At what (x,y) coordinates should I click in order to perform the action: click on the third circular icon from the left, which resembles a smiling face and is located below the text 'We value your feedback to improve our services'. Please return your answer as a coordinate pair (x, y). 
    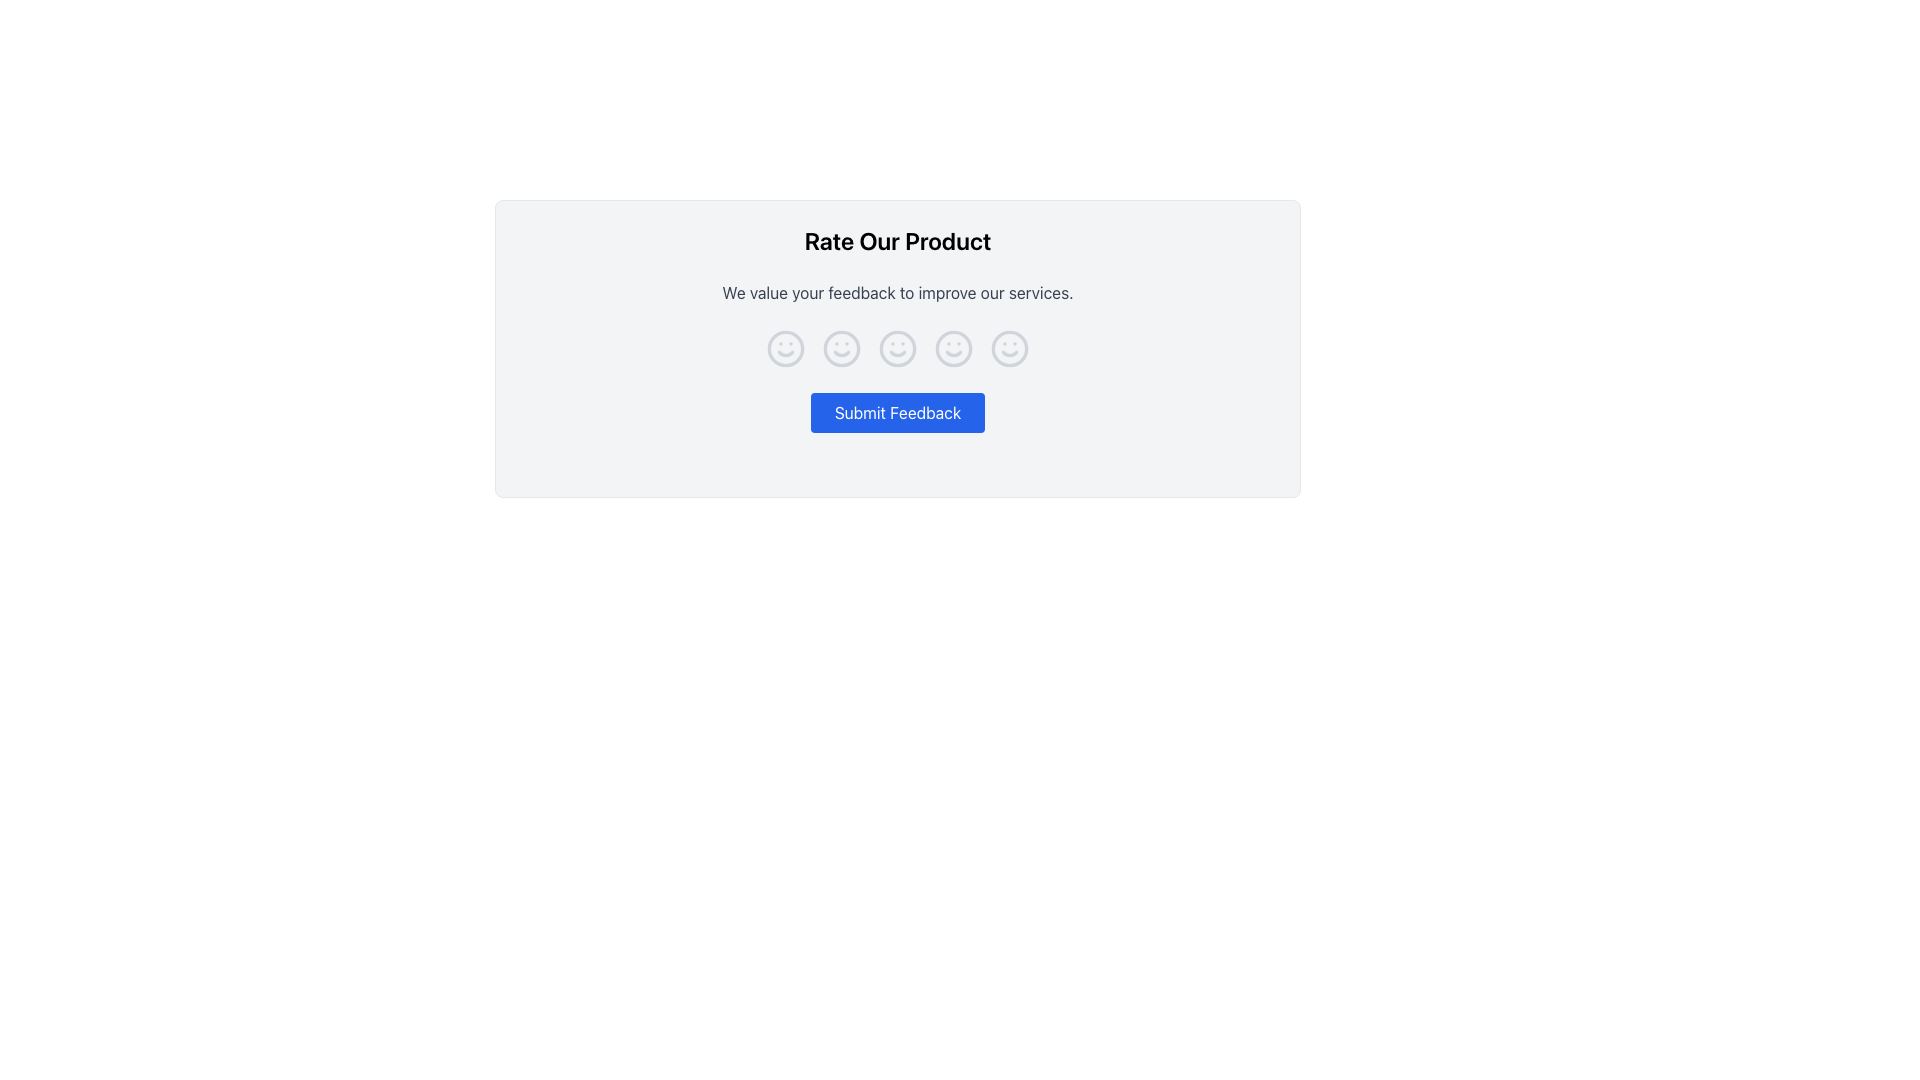
    Looking at the image, I should click on (896, 347).